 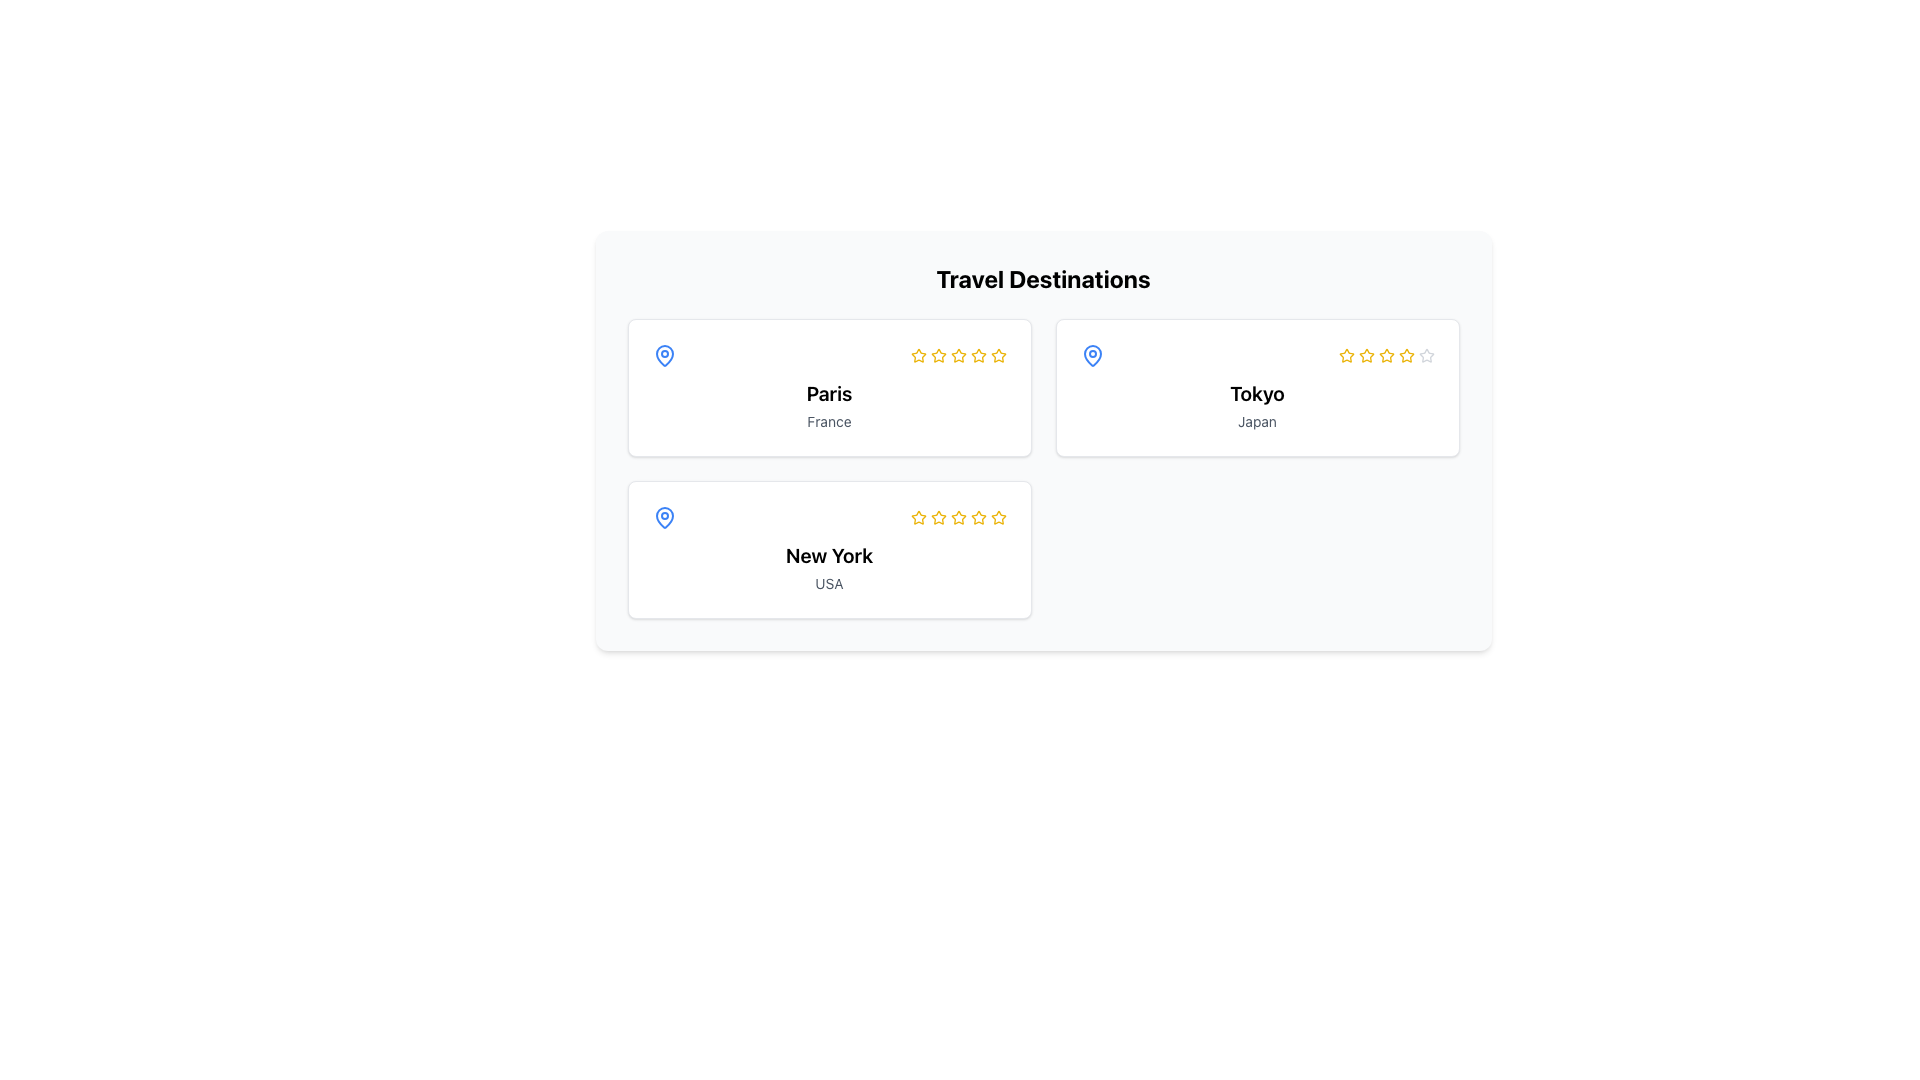 What do you see at coordinates (829, 420) in the screenshot?
I see `text label displaying 'France' that is located below the 'Paris' text within the 'Travel Destinations' section of the card` at bounding box center [829, 420].